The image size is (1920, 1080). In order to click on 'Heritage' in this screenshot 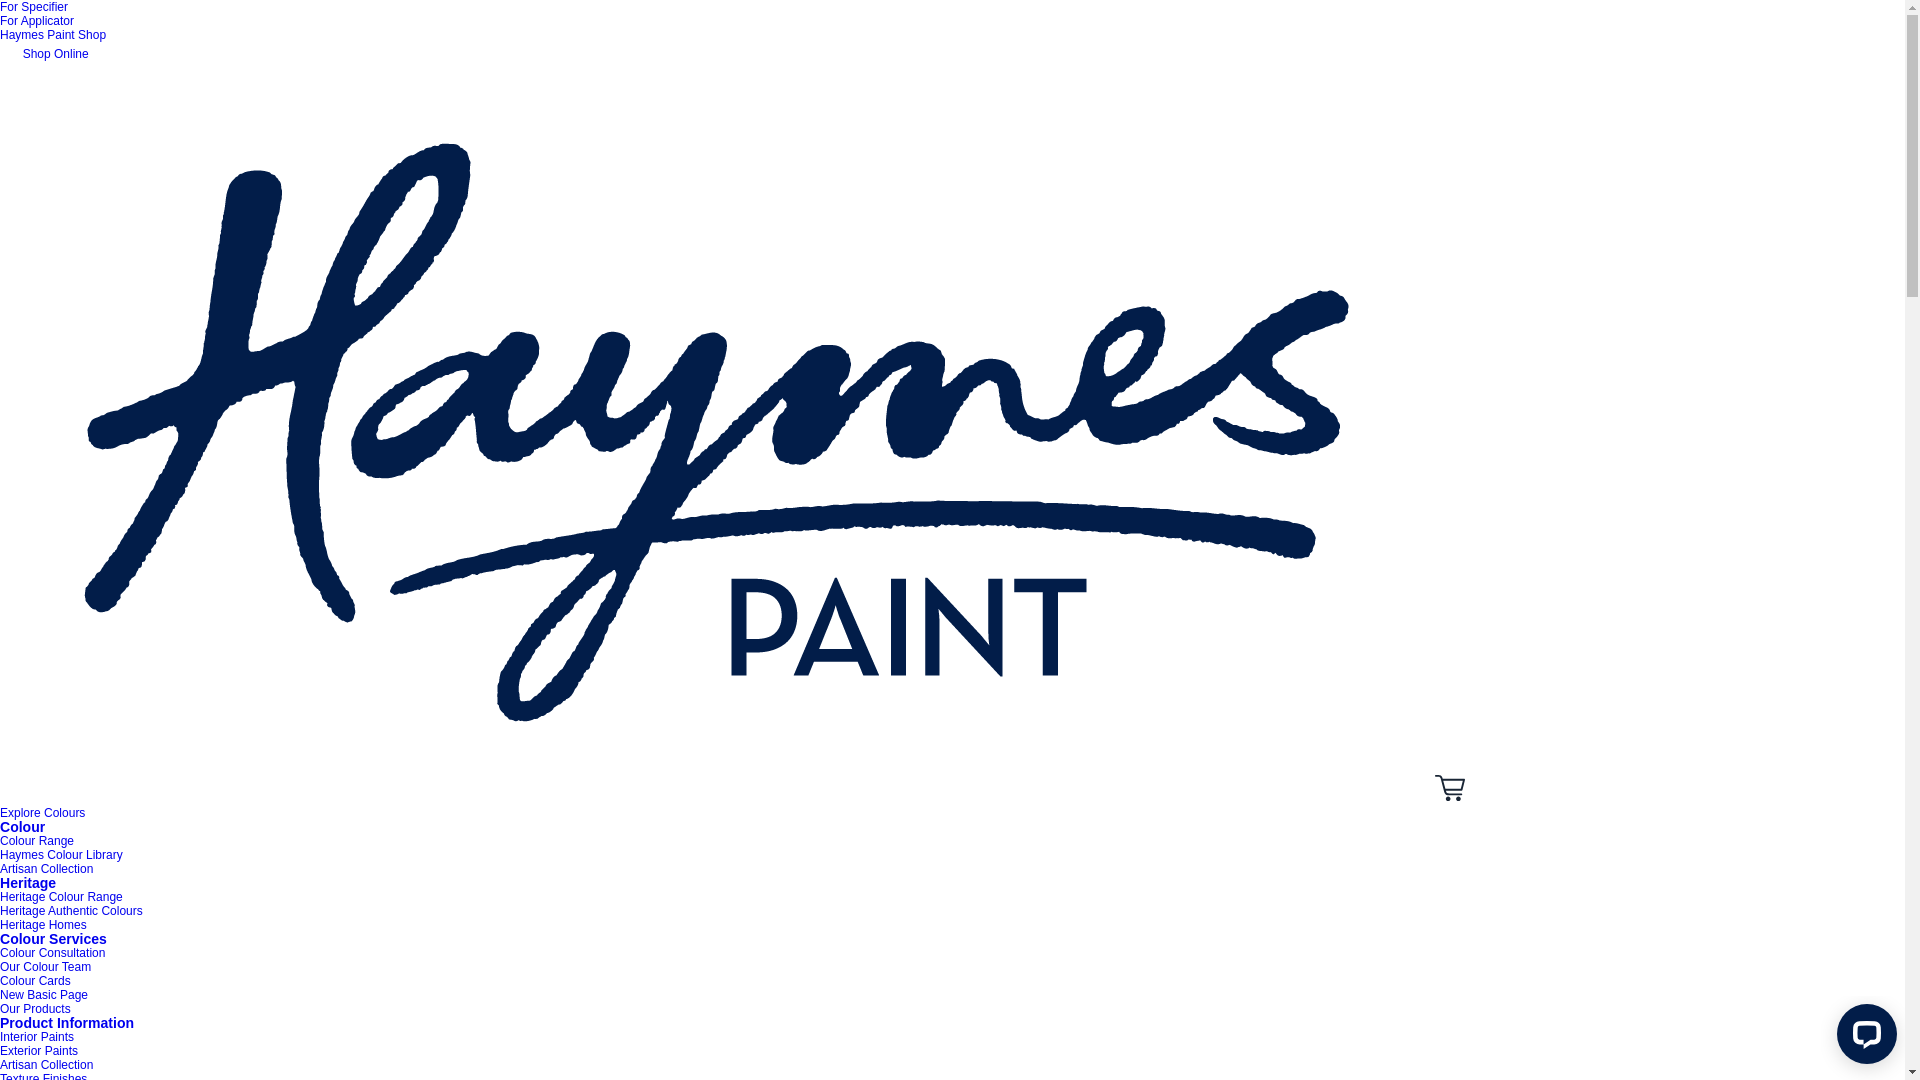, I will do `click(28, 882)`.